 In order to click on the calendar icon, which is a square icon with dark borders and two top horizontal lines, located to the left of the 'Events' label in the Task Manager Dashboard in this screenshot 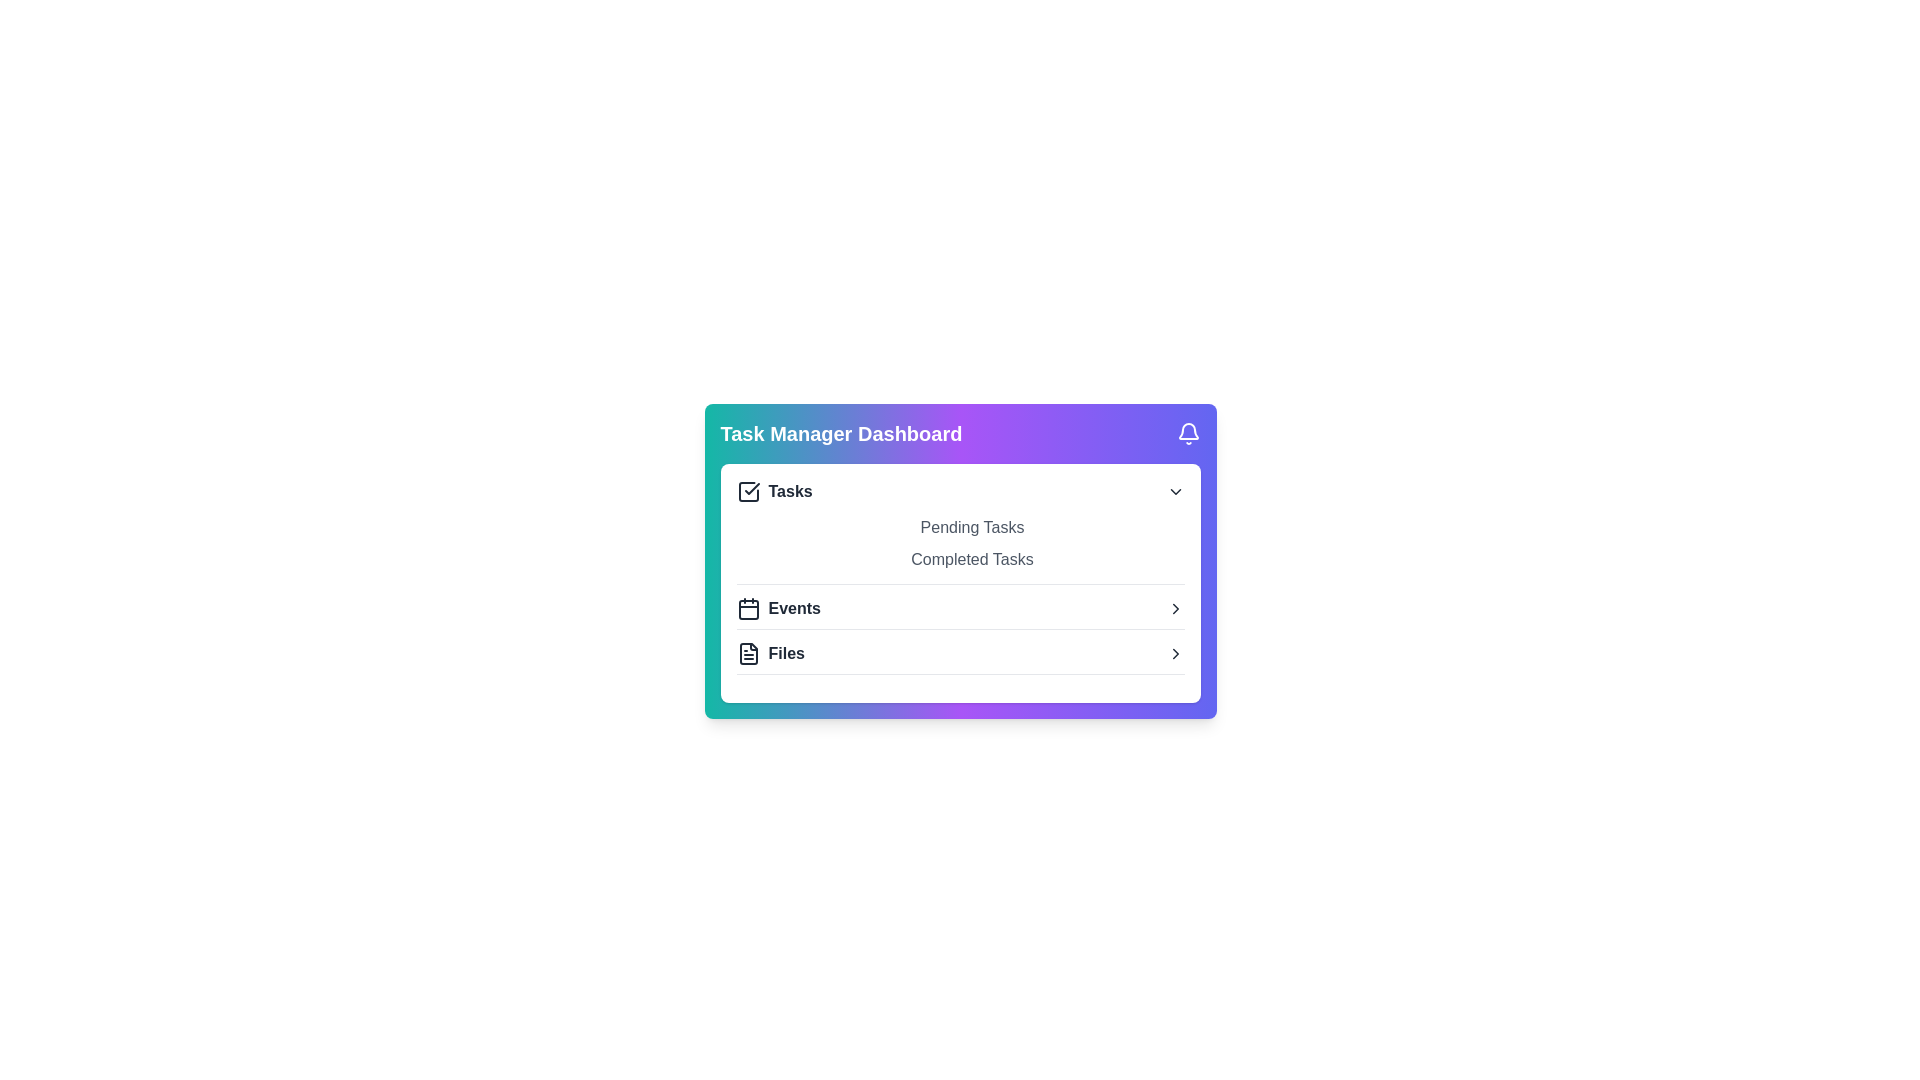, I will do `click(747, 608)`.